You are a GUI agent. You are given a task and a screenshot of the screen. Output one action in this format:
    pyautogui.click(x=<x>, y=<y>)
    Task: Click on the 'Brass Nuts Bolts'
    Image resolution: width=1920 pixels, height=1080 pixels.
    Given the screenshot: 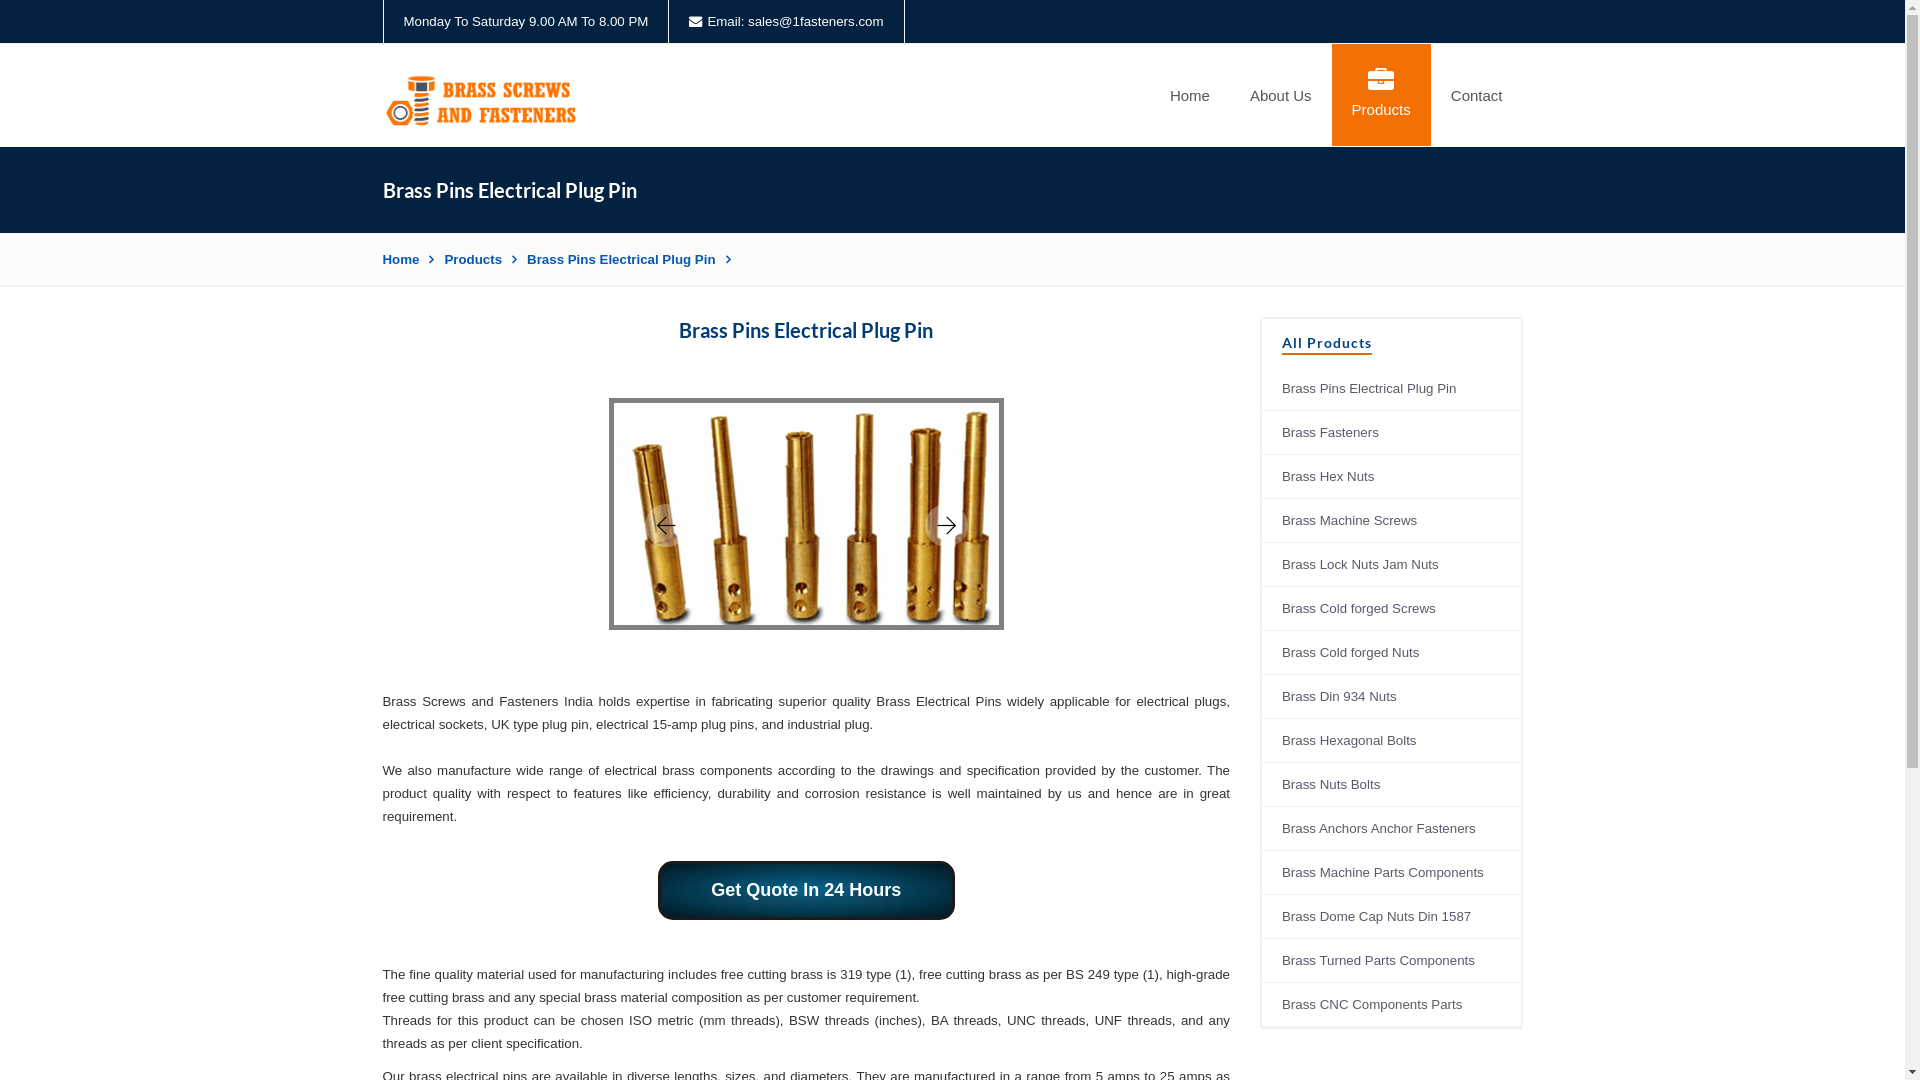 What is the action you would take?
    pyautogui.click(x=1390, y=784)
    